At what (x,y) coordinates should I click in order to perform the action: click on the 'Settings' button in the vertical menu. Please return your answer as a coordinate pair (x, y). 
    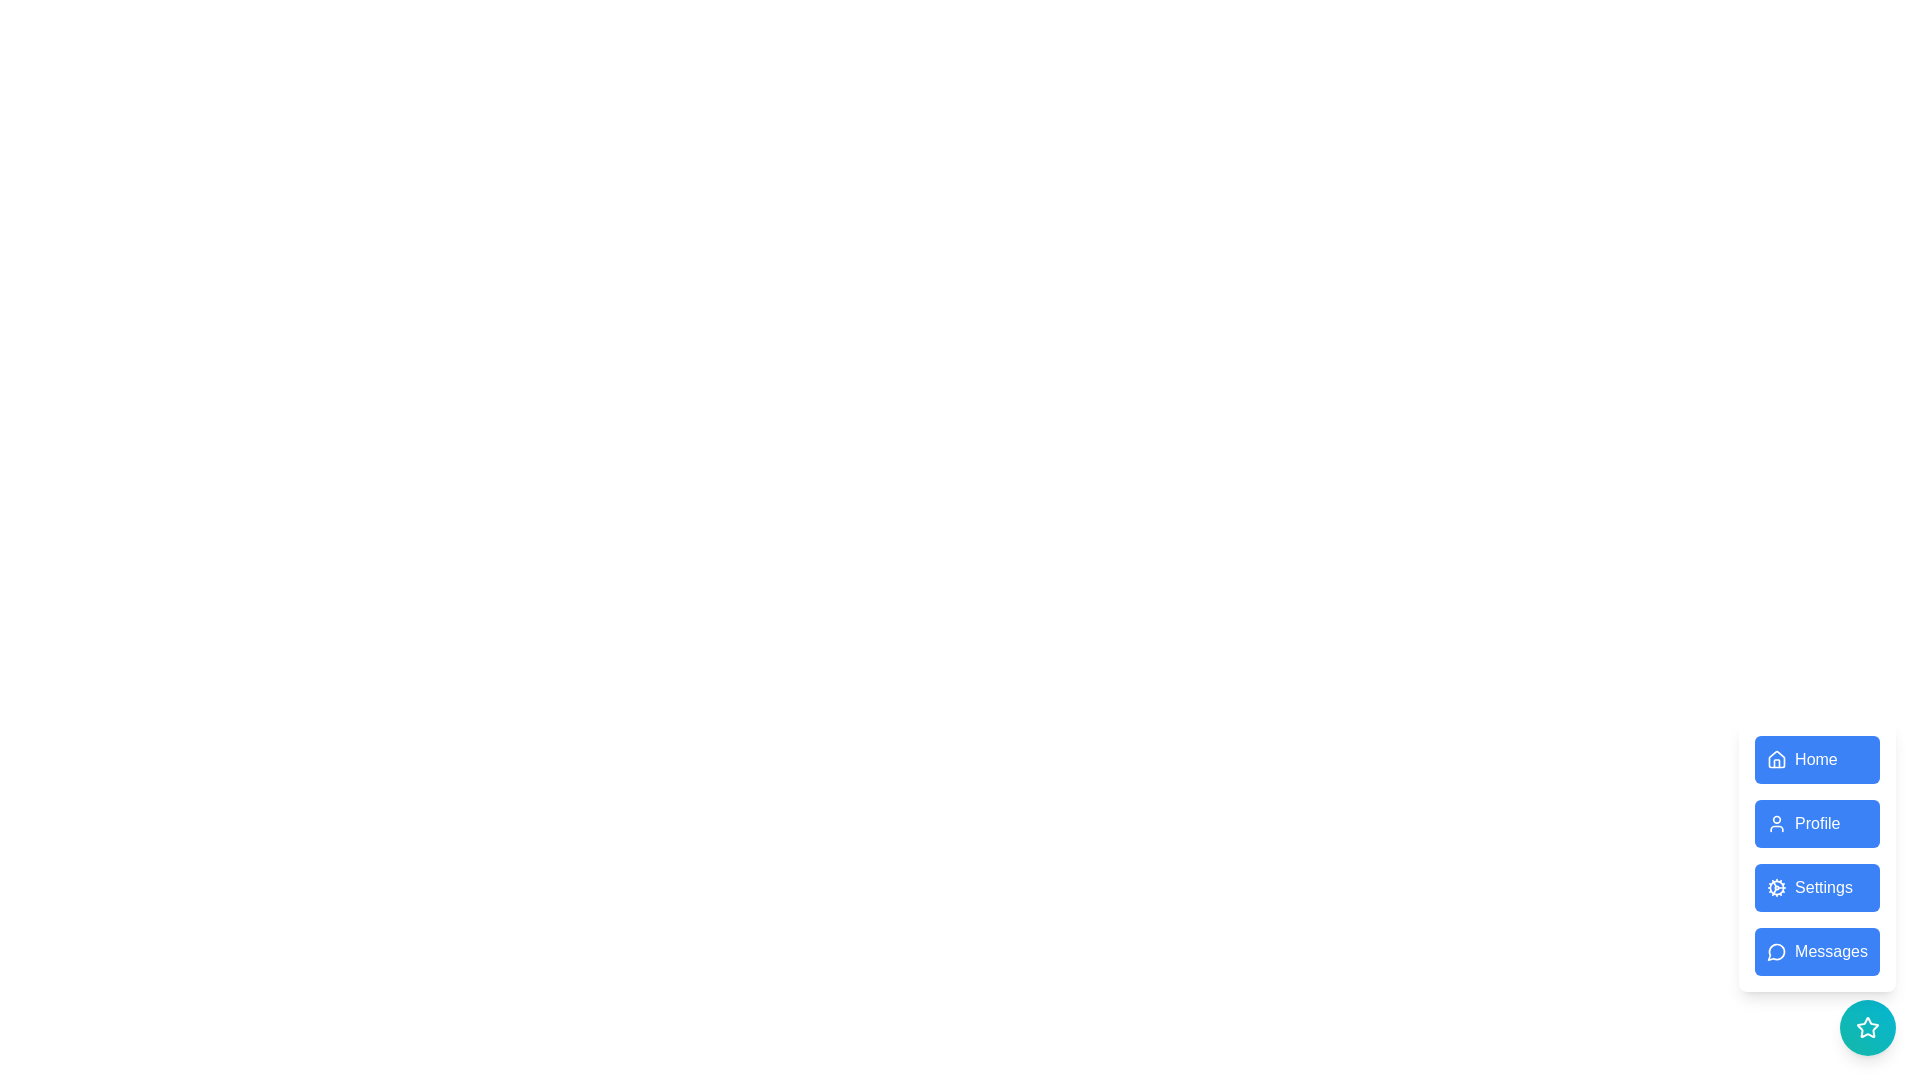
    Looking at the image, I should click on (1817, 855).